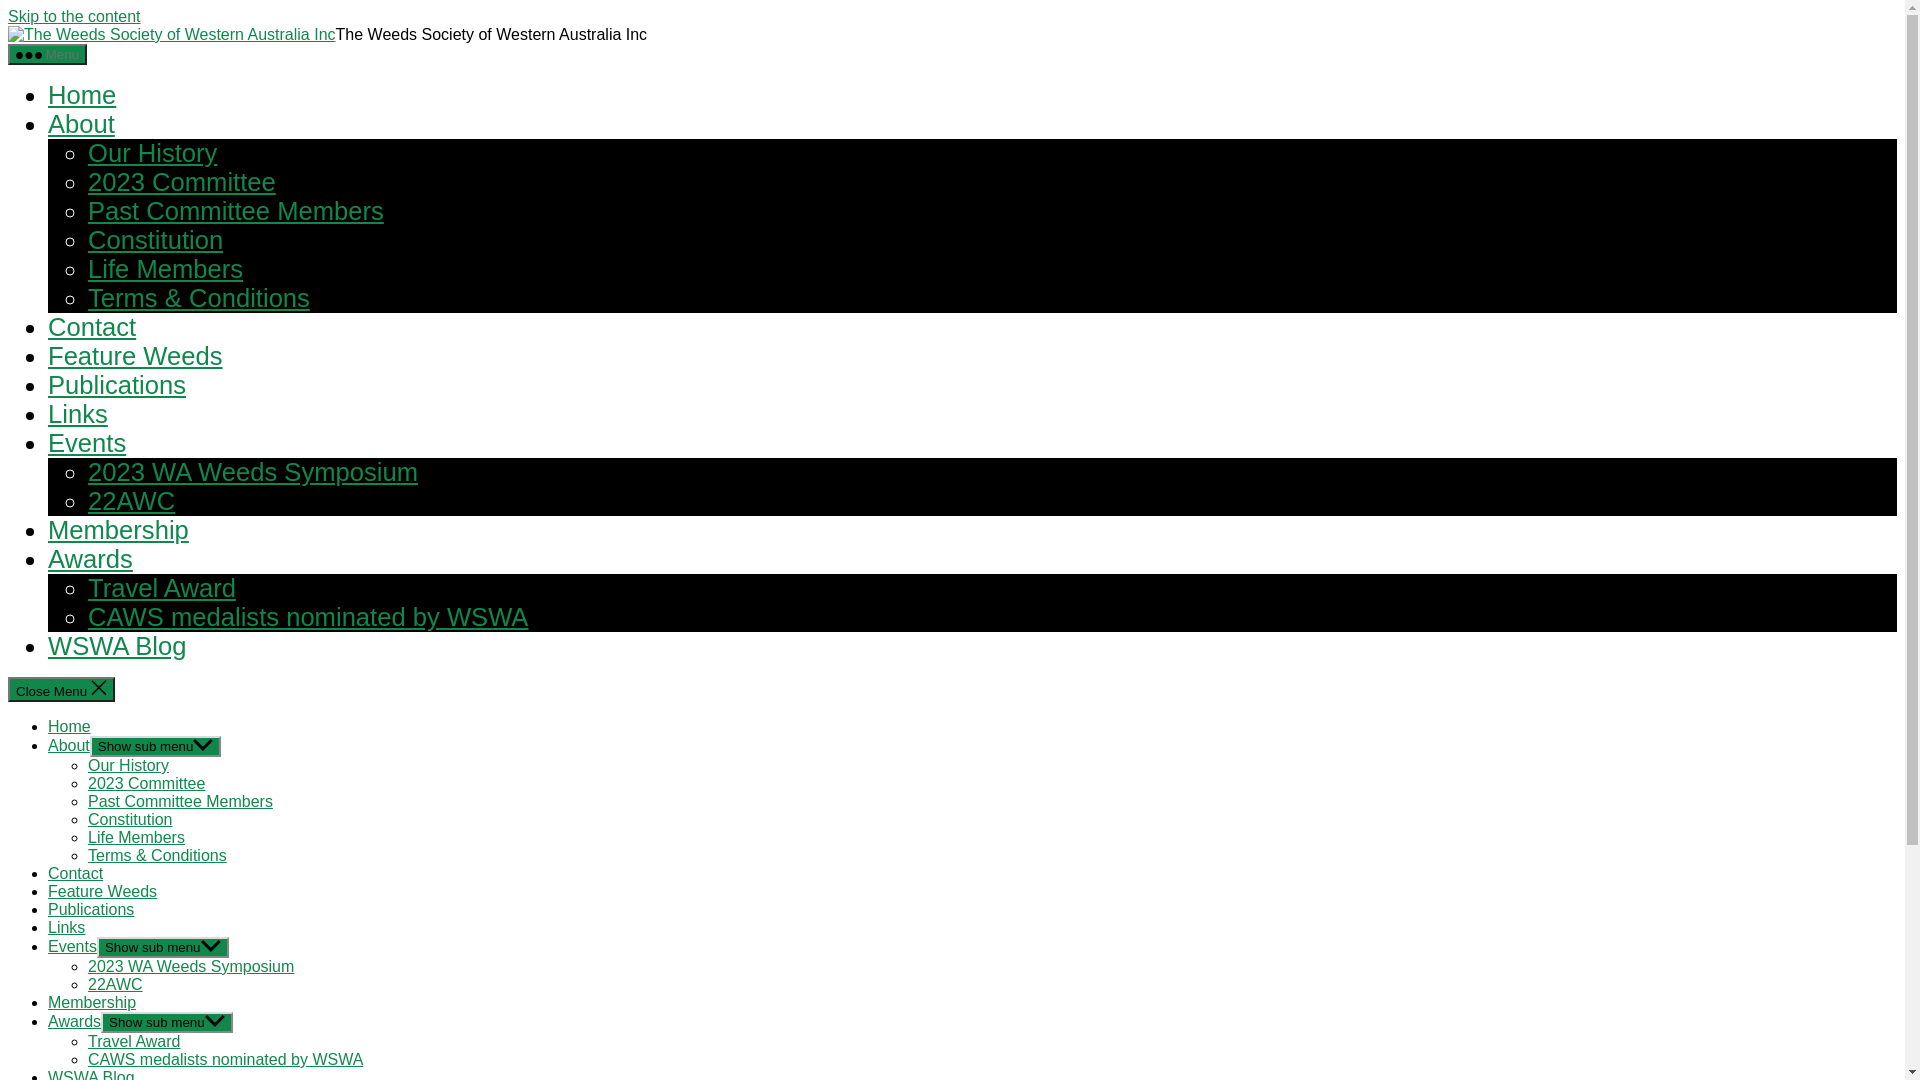 This screenshot has width=1920, height=1080. What do you see at coordinates (135, 837) in the screenshot?
I see `'Life Members'` at bounding box center [135, 837].